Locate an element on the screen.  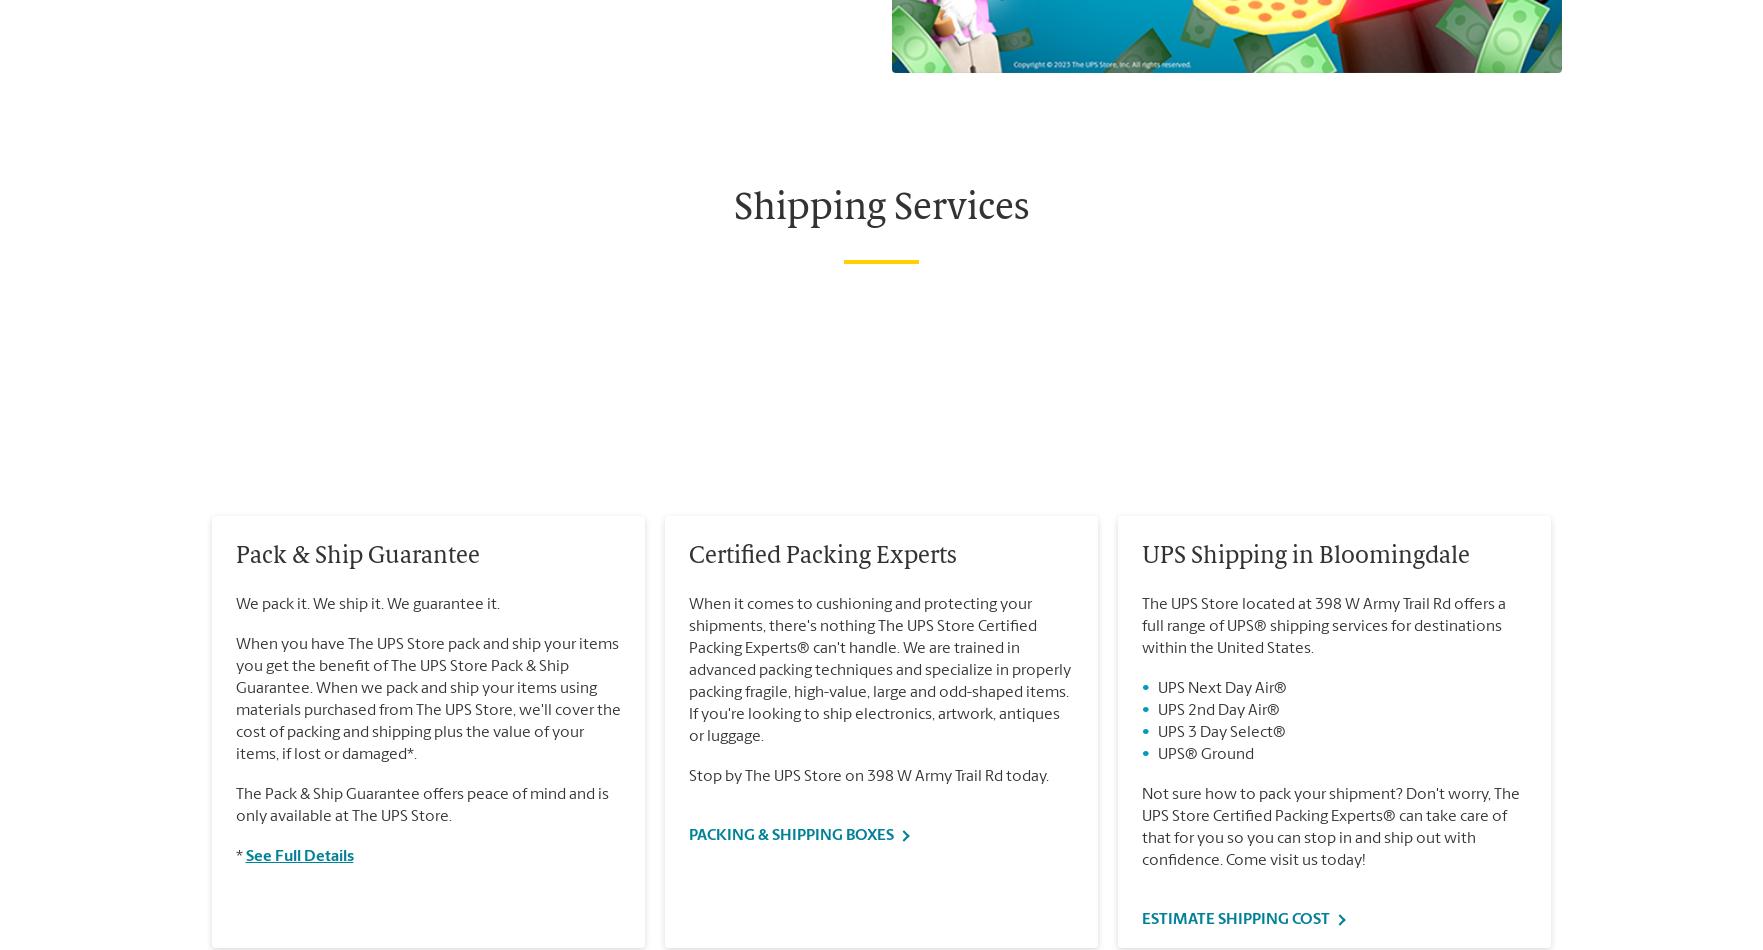
'The UPS Store' is located at coordinates (237, 174).